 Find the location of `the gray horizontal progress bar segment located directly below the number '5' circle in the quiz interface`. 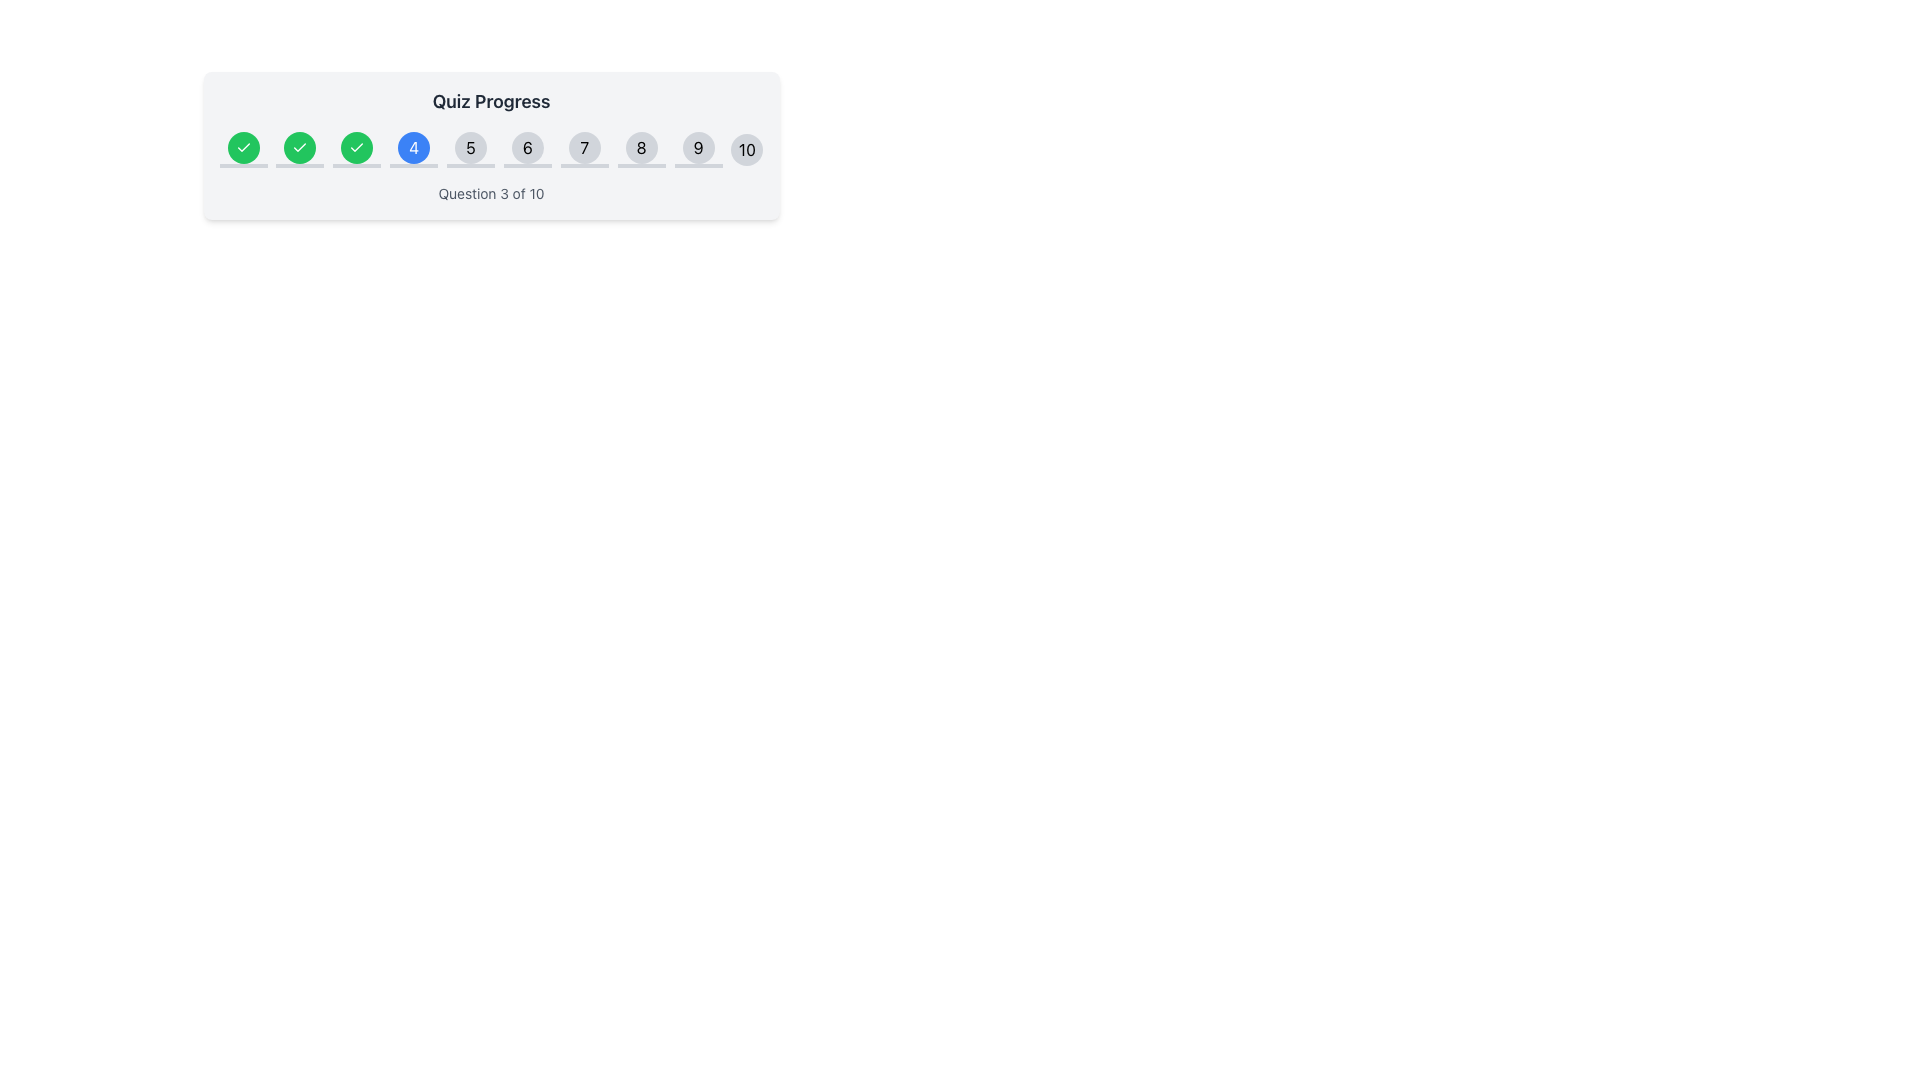

the gray horizontal progress bar segment located directly below the number '5' circle in the quiz interface is located at coordinates (469, 164).